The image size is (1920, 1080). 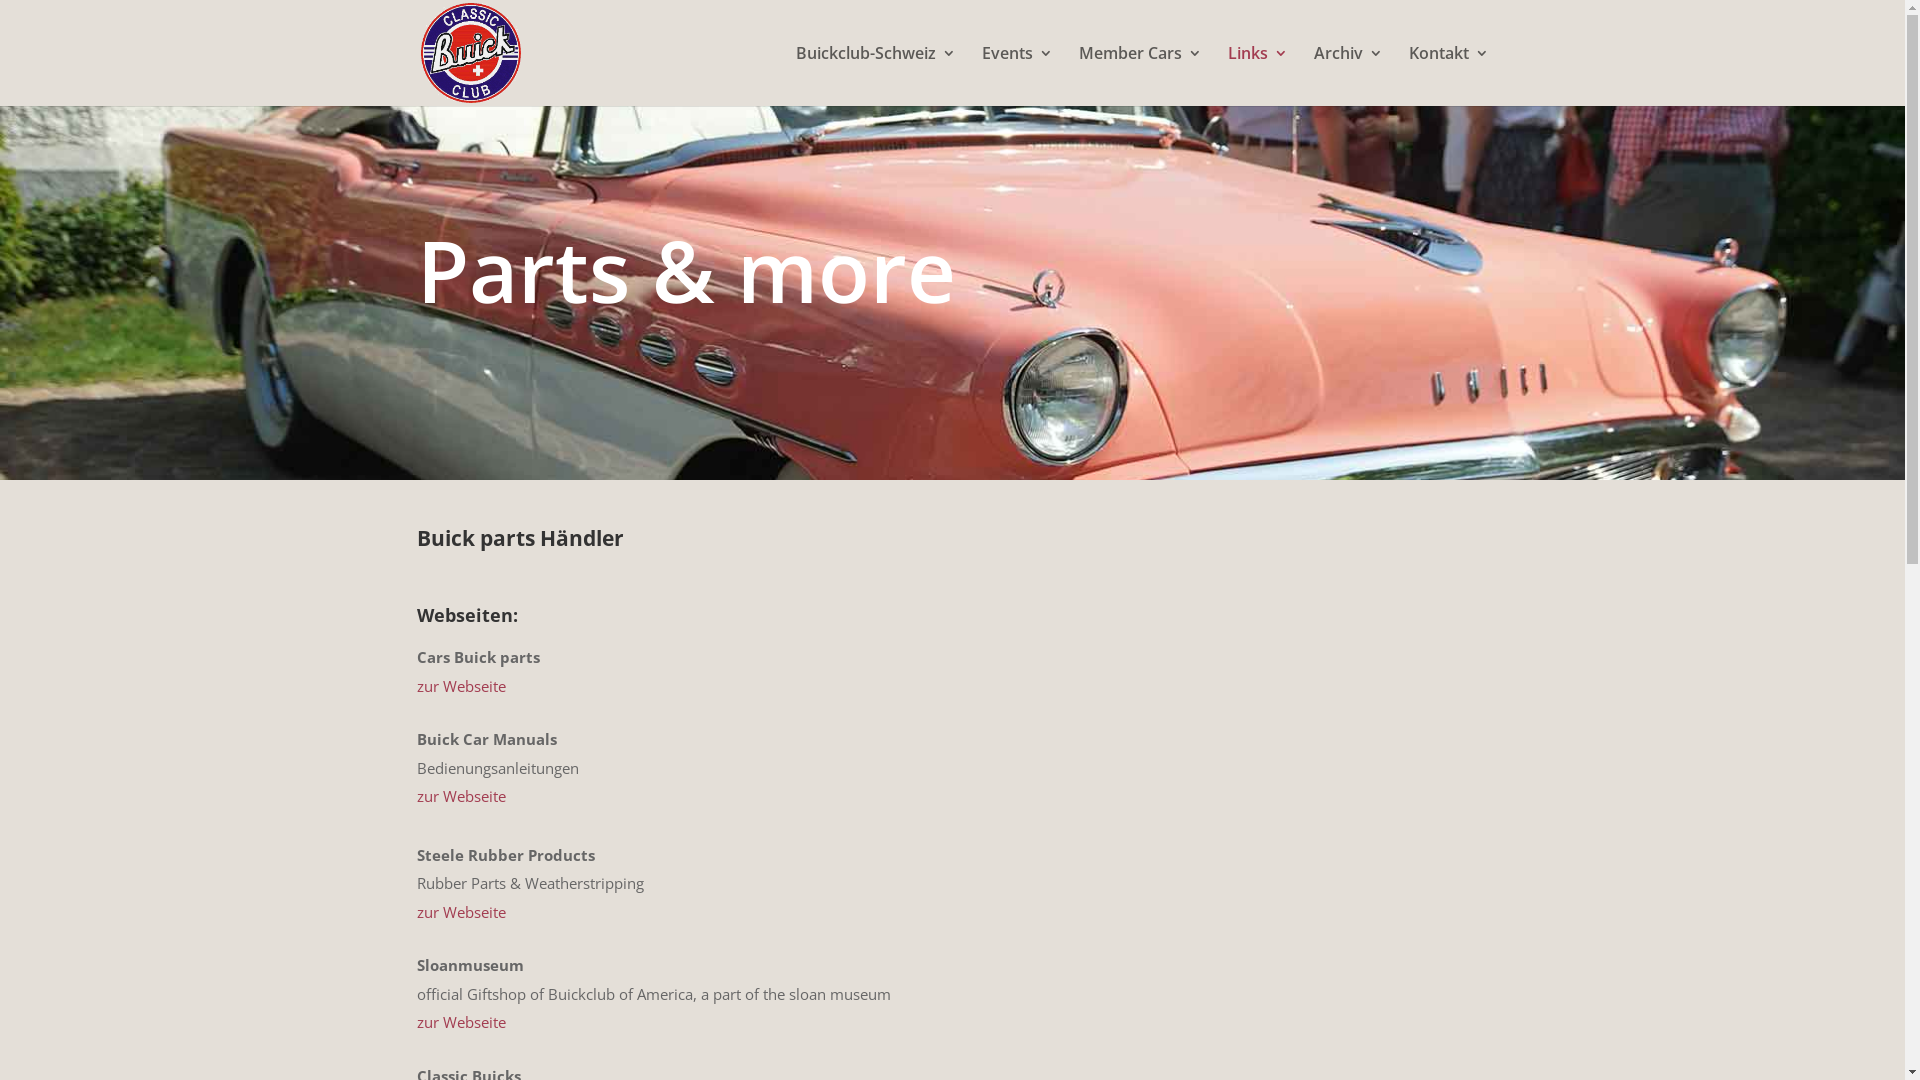 I want to click on 'Member Cars', so click(x=1139, y=75).